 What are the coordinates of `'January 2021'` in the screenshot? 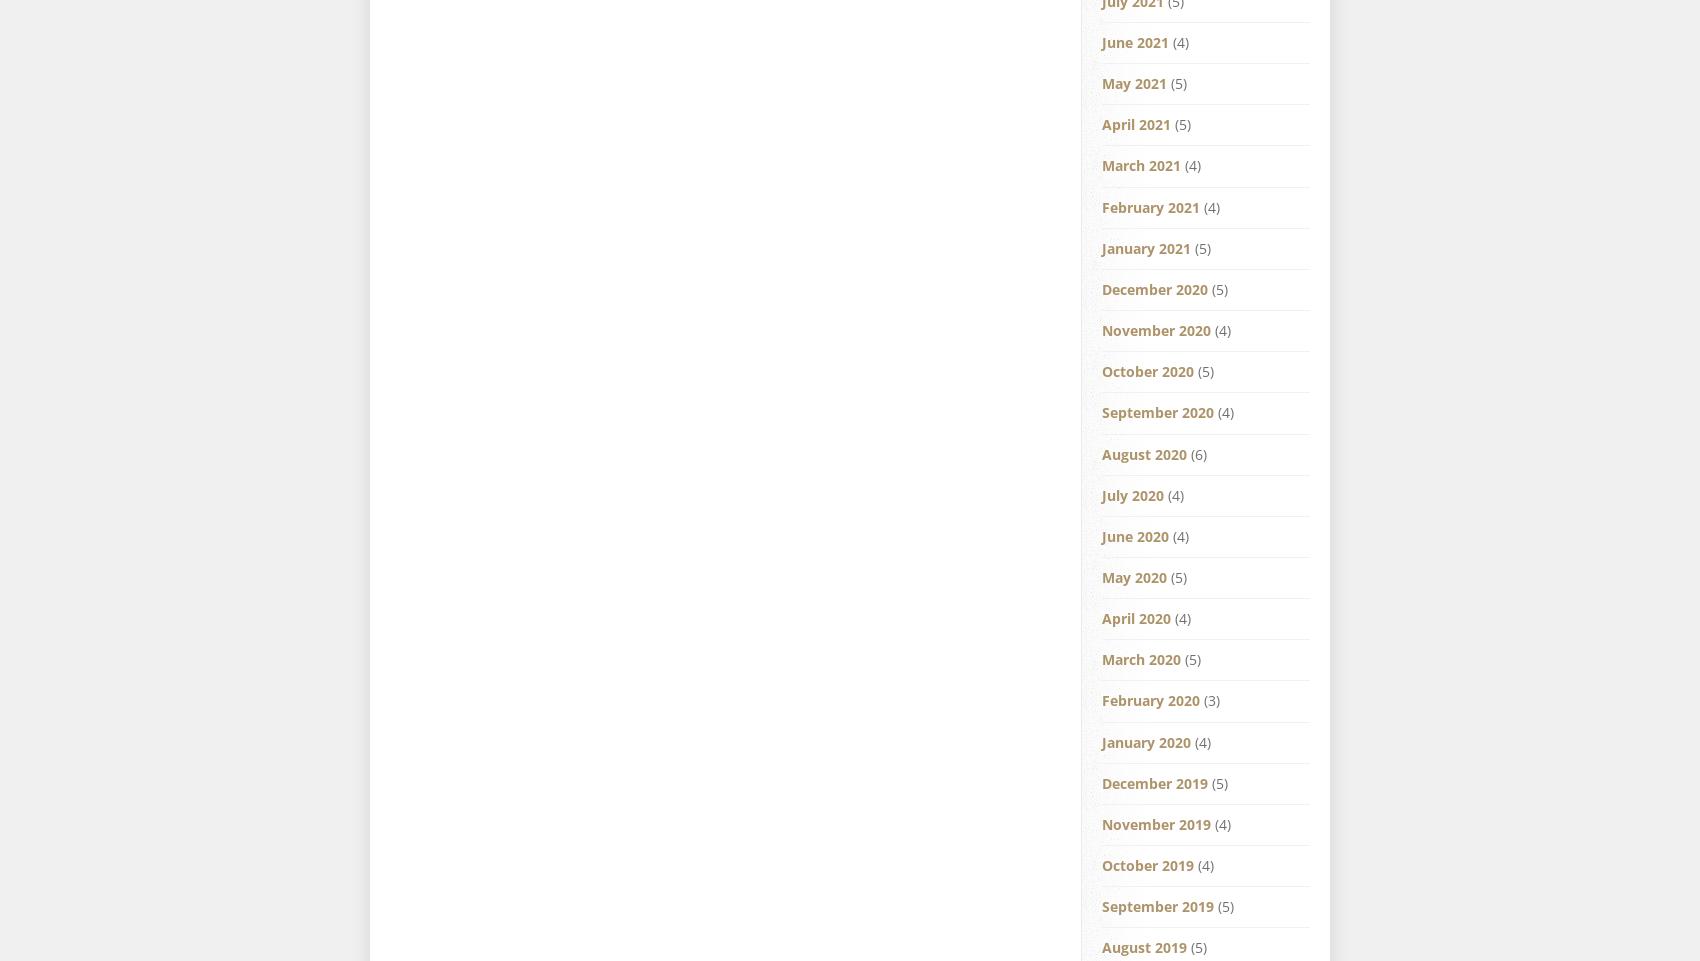 It's located at (1101, 246).